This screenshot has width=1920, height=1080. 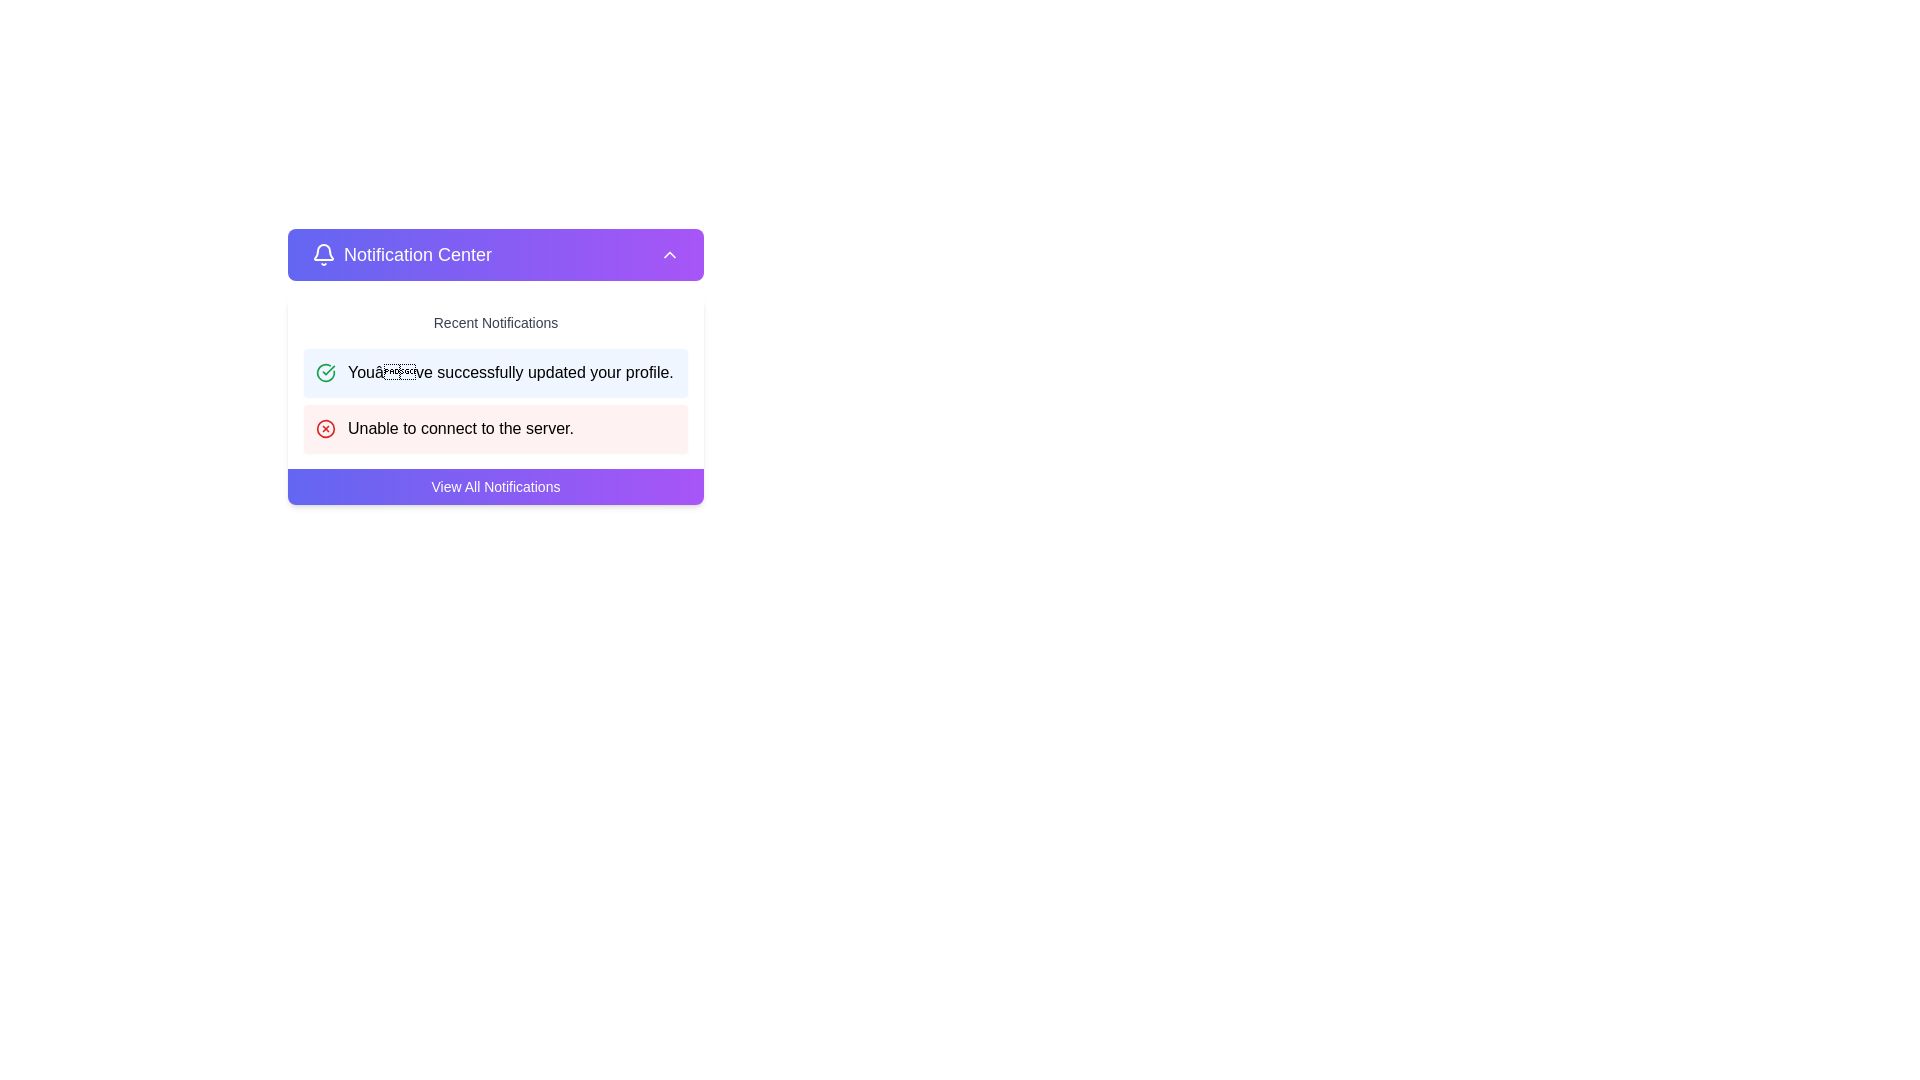 What do you see at coordinates (495, 366) in the screenshot?
I see `notification message displayed as the first entry below the 'Recent Notifications' heading in the notification center` at bounding box center [495, 366].